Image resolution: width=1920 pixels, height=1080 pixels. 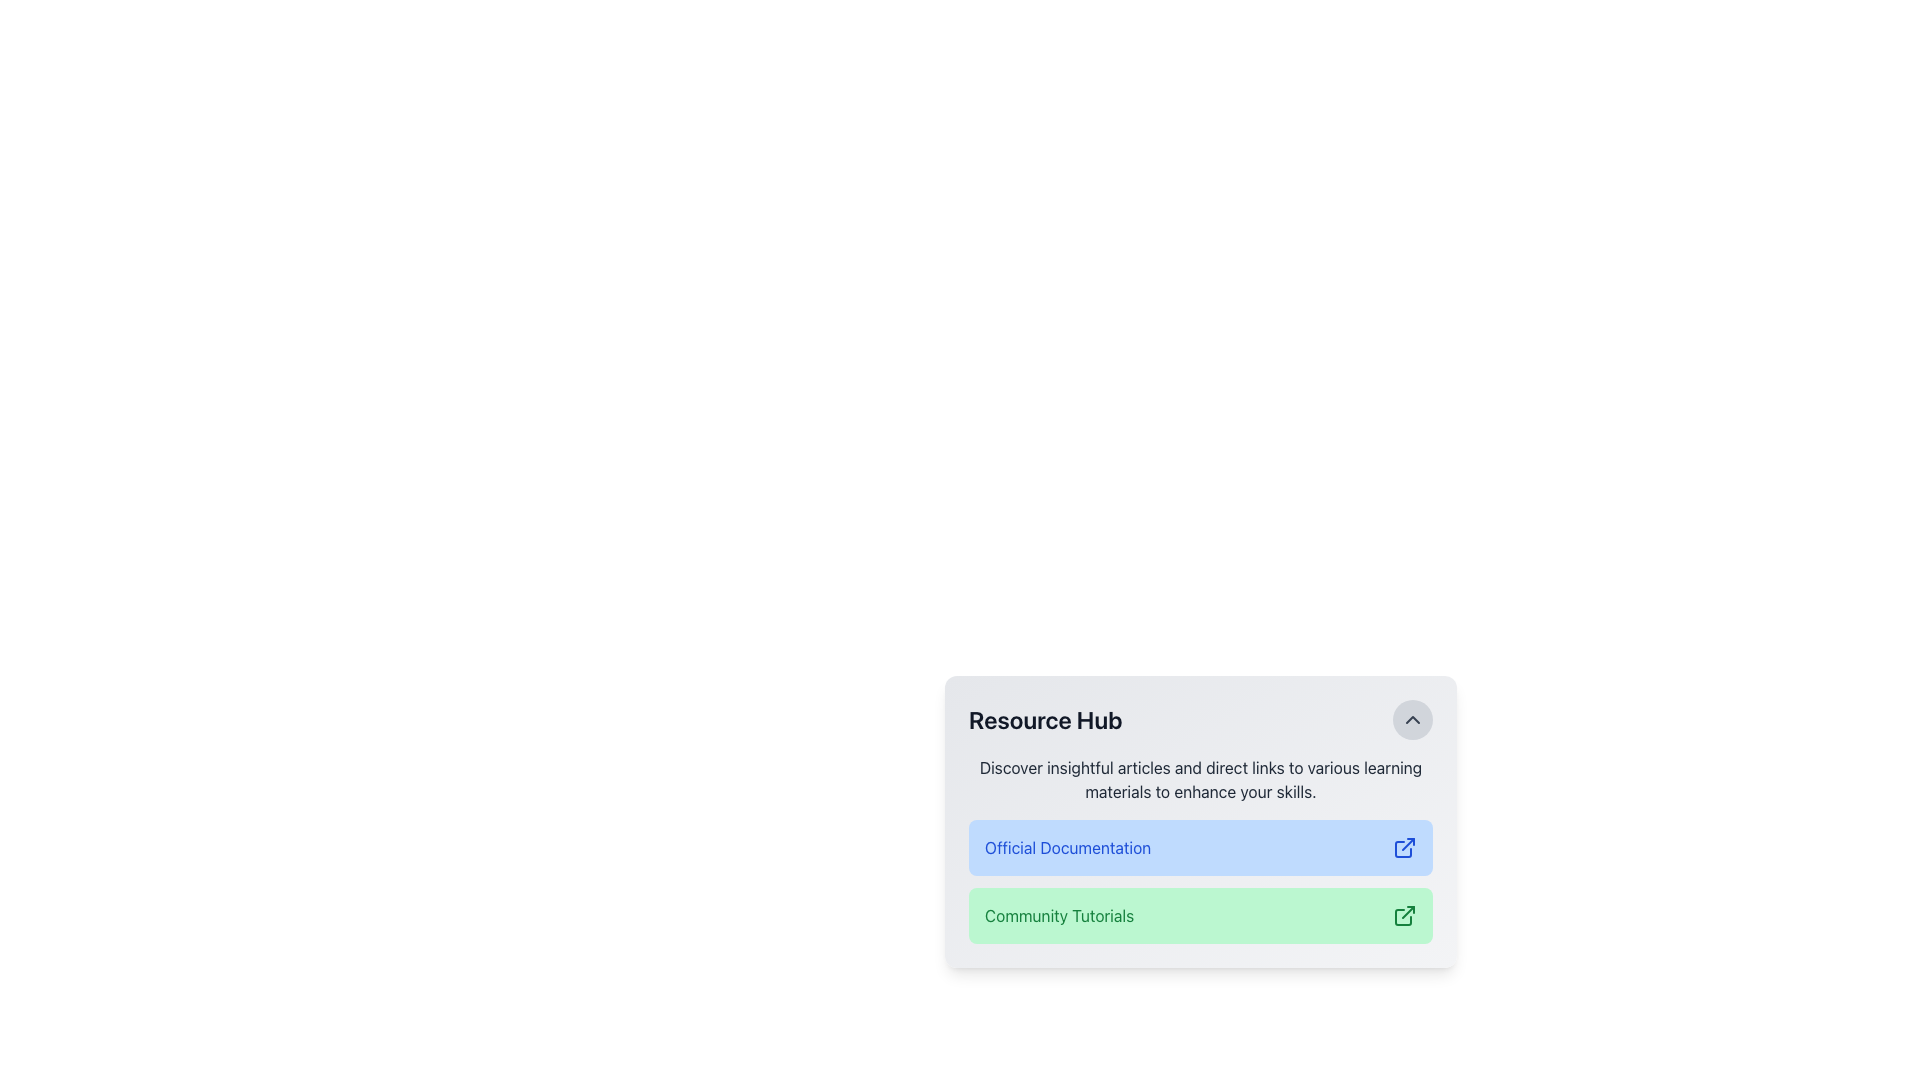 What do you see at coordinates (1404, 848) in the screenshot?
I see `the blue arrow icon located on the right-hand side of the 'Official Documentation' button to follow the external link` at bounding box center [1404, 848].